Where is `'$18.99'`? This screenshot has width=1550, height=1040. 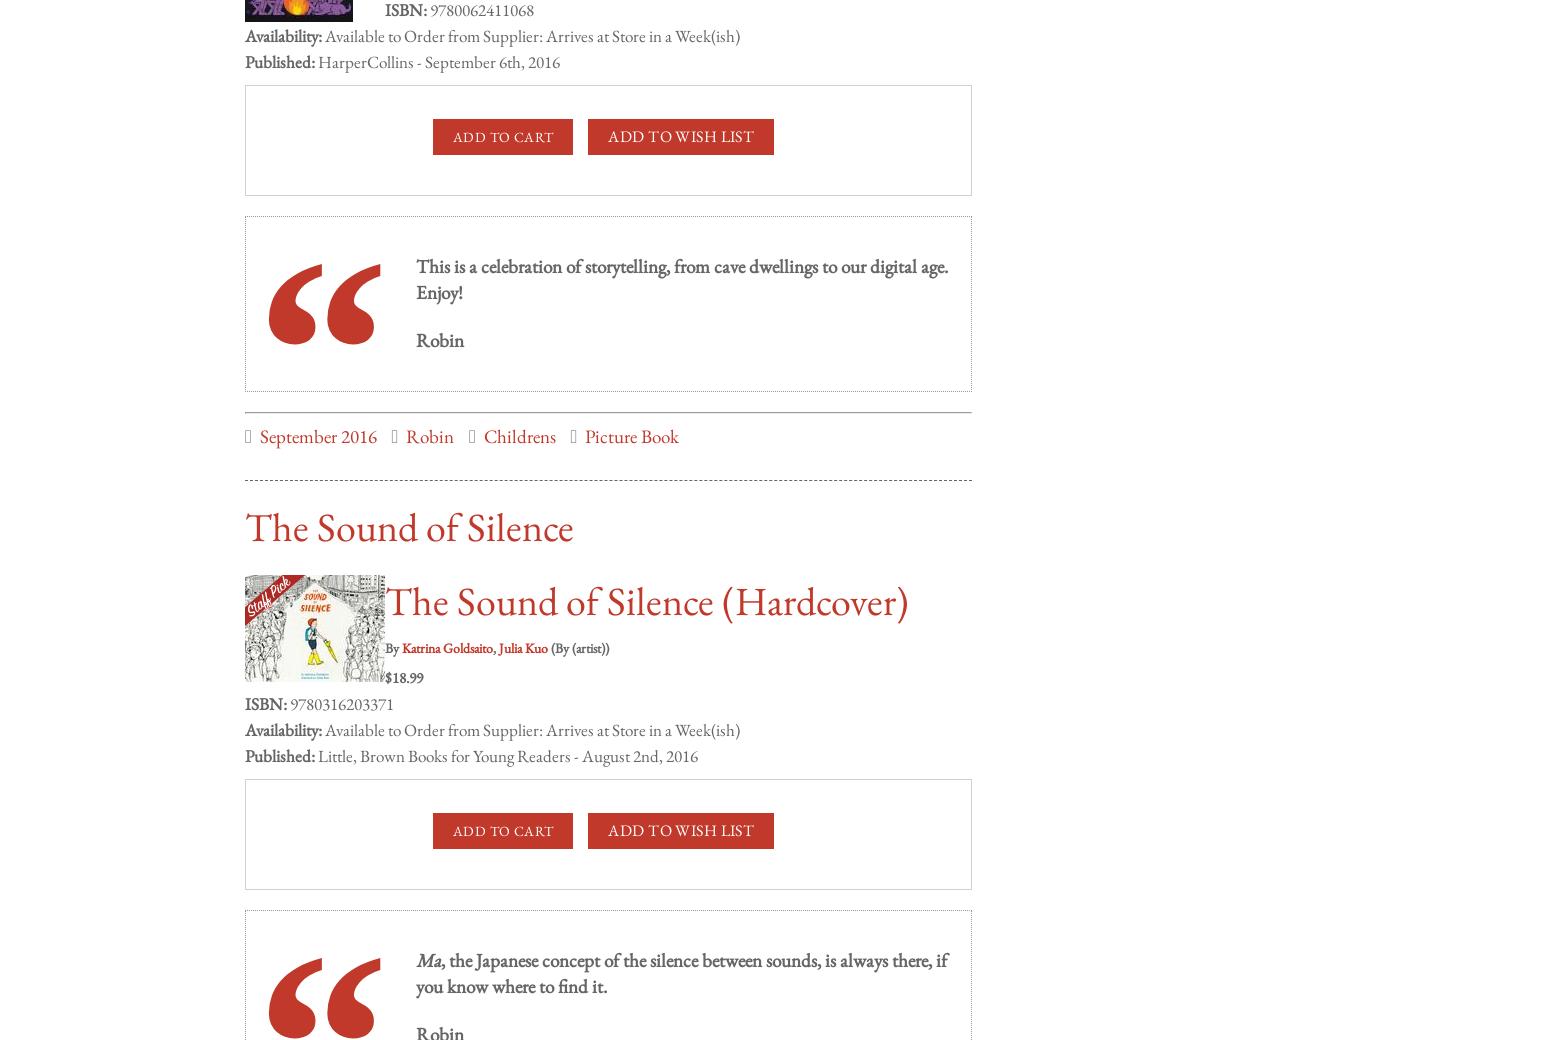 '$18.99' is located at coordinates (403, 657).